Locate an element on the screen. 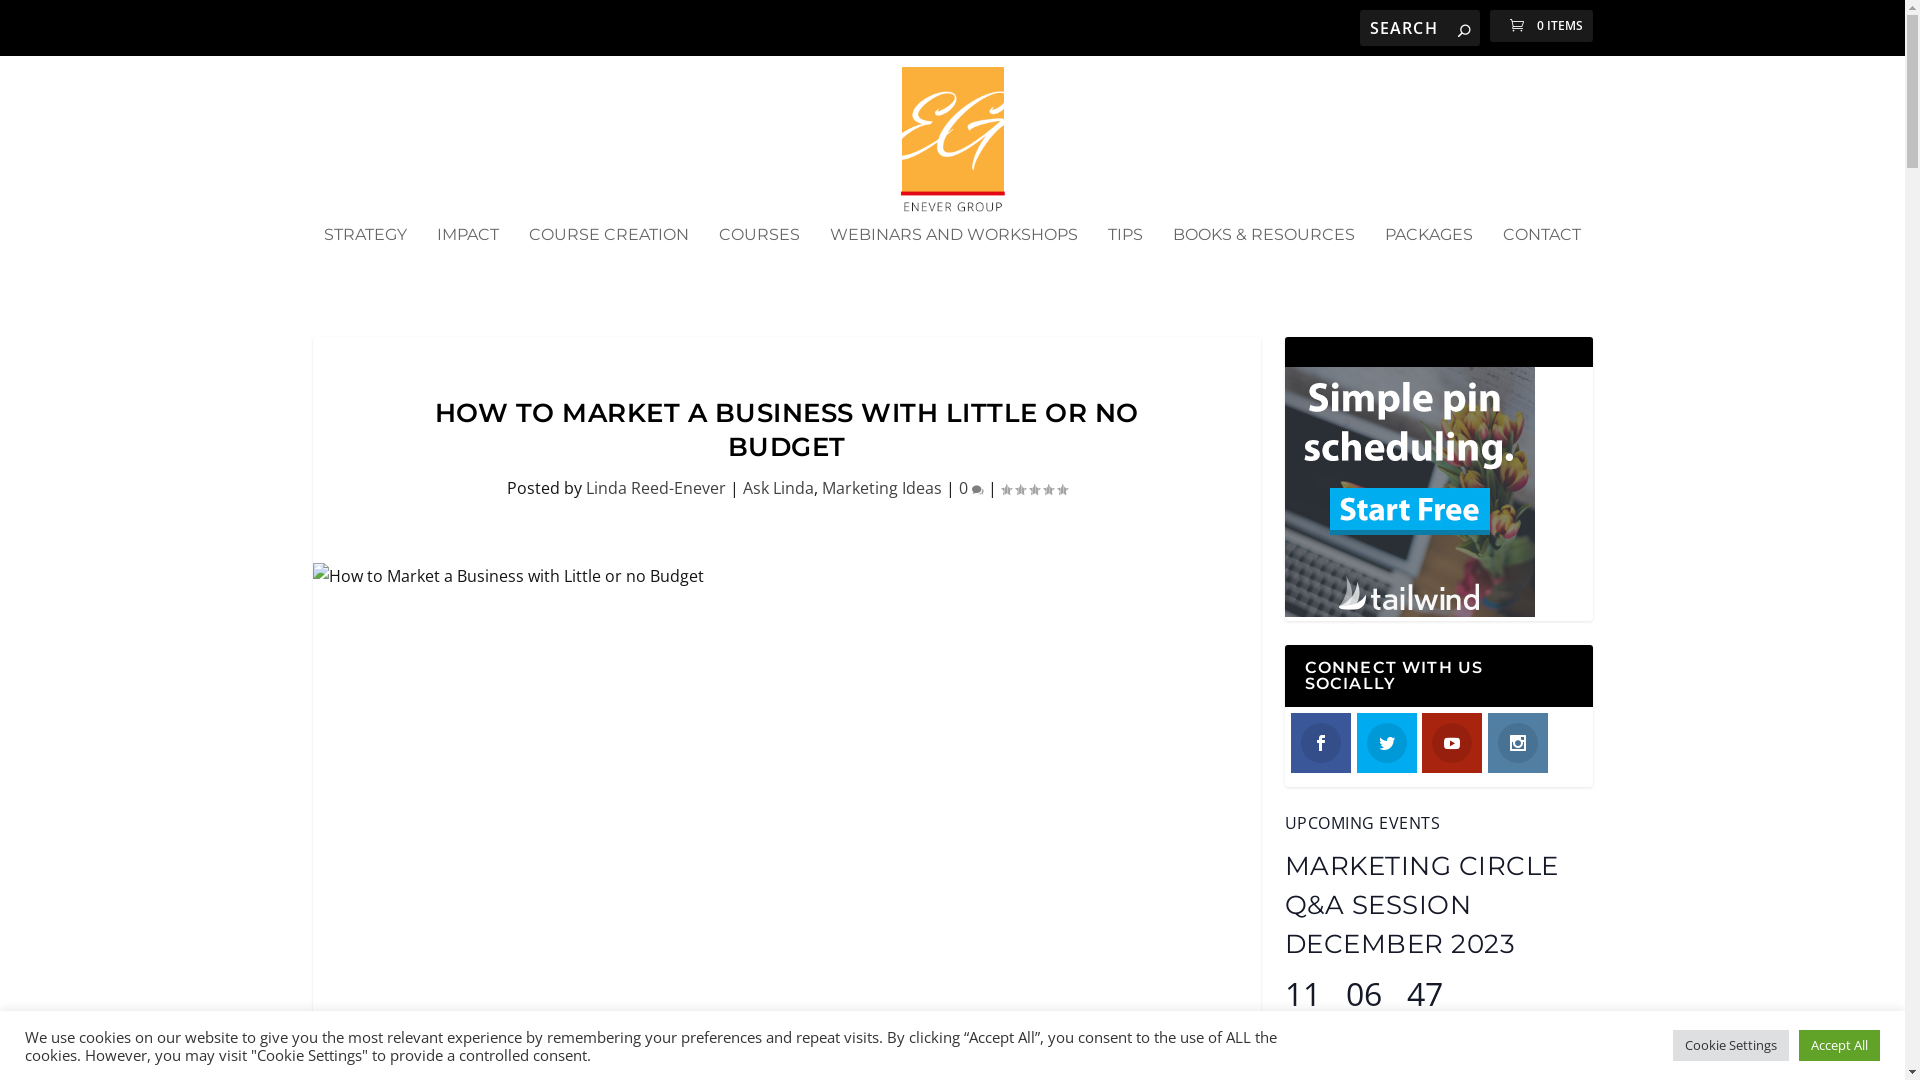 This screenshot has width=1920, height=1080. 'CONTACT' is located at coordinates (1540, 261).